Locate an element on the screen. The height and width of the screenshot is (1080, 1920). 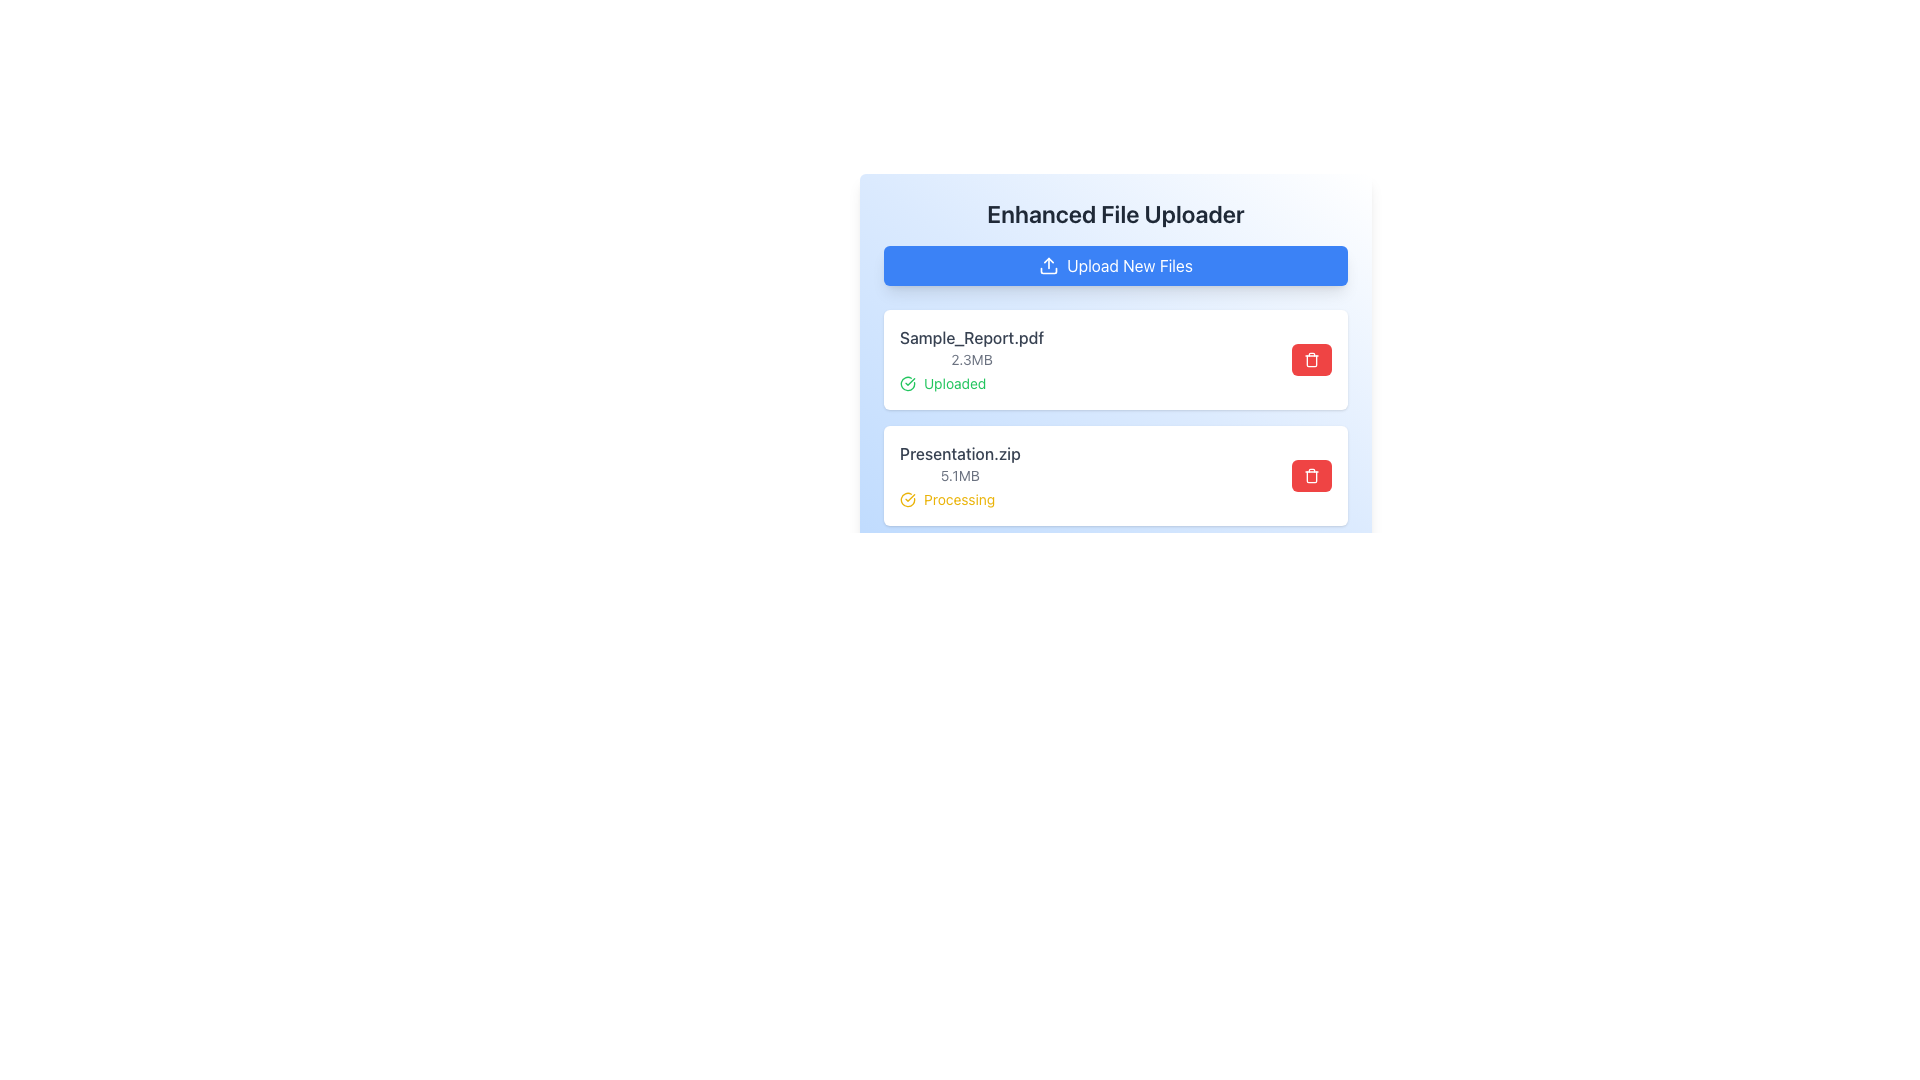
the text that serves as the name or identifier of the uploaded file in the file upload interface is located at coordinates (972, 337).